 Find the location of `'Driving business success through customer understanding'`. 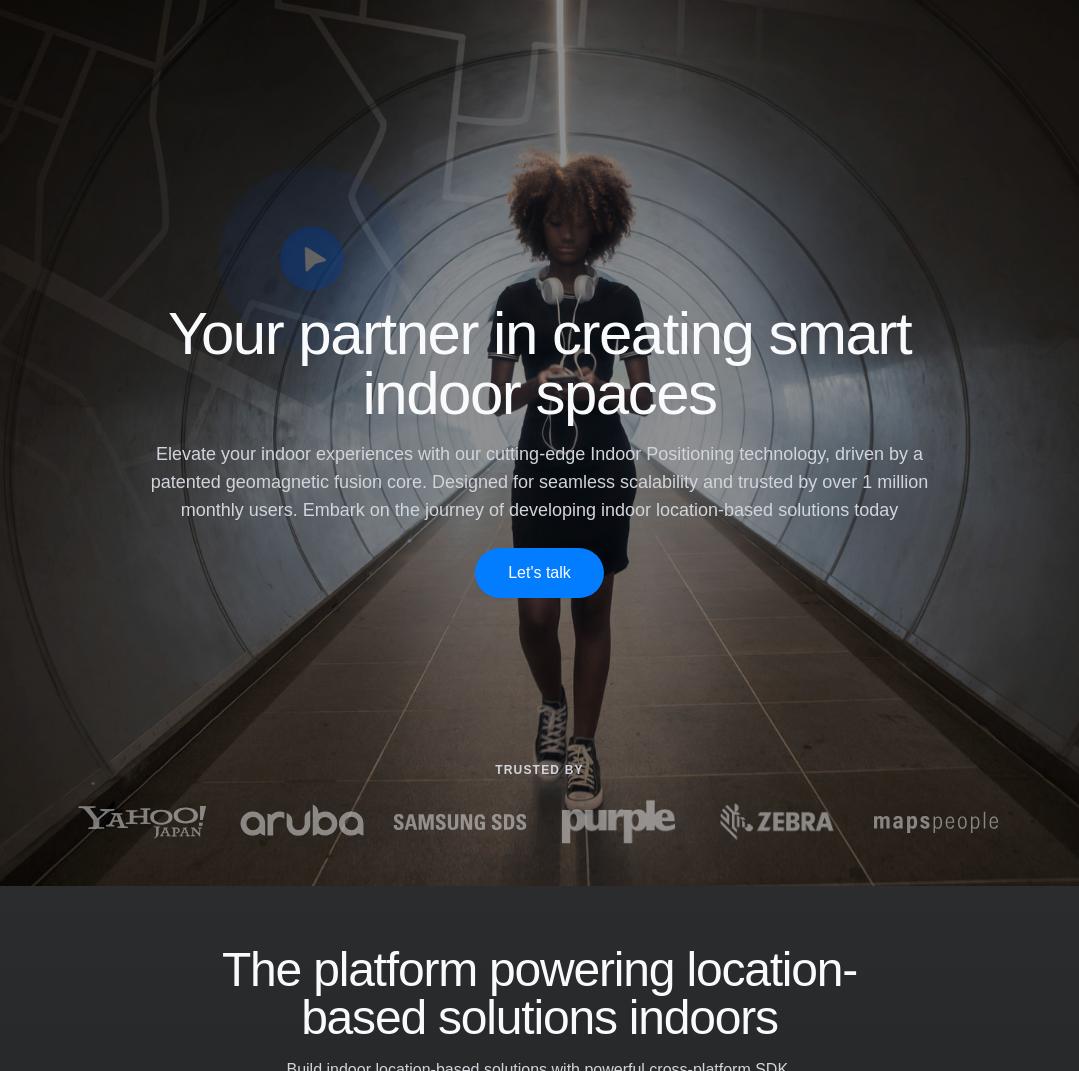

'Driving business success through customer understanding' is located at coordinates (495, 504).